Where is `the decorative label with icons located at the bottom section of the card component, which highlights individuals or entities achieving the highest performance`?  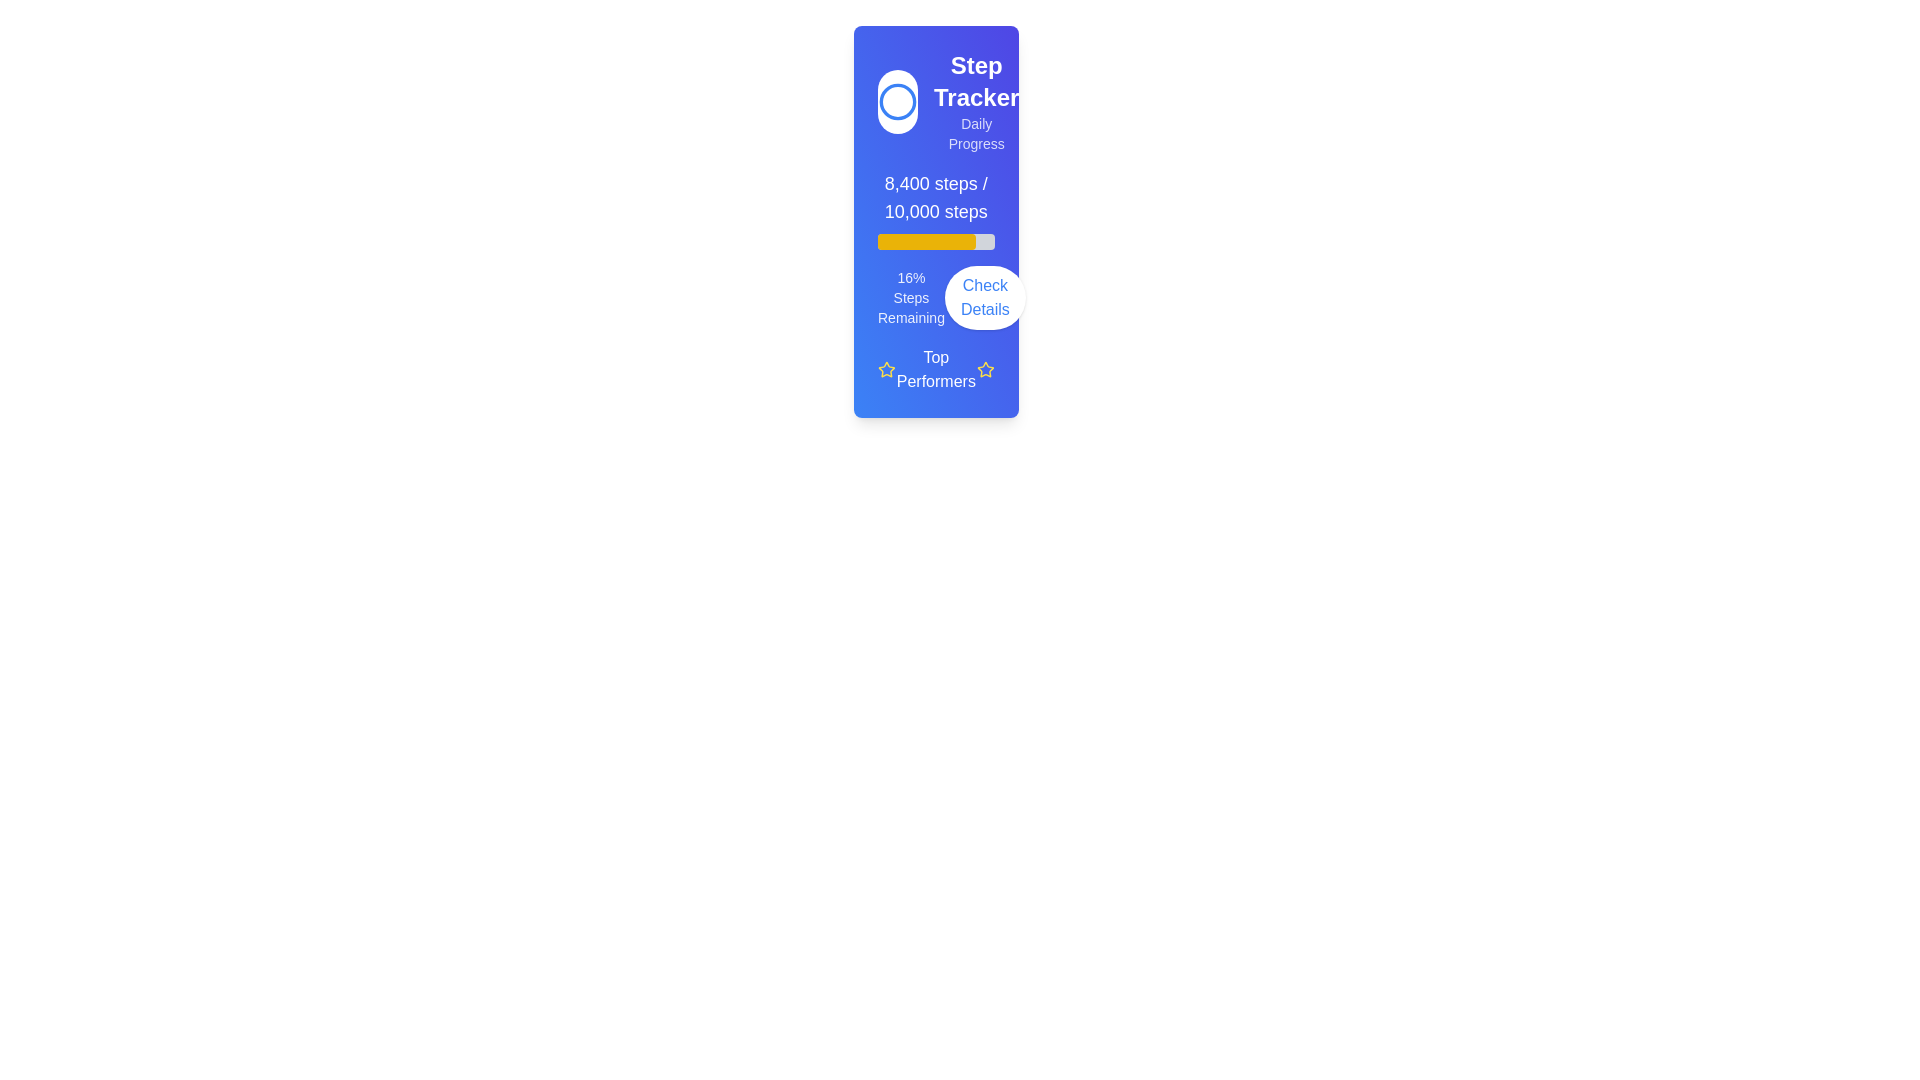
the decorative label with icons located at the bottom section of the card component, which highlights individuals or entities achieving the highest performance is located at coordinates (935, 370).